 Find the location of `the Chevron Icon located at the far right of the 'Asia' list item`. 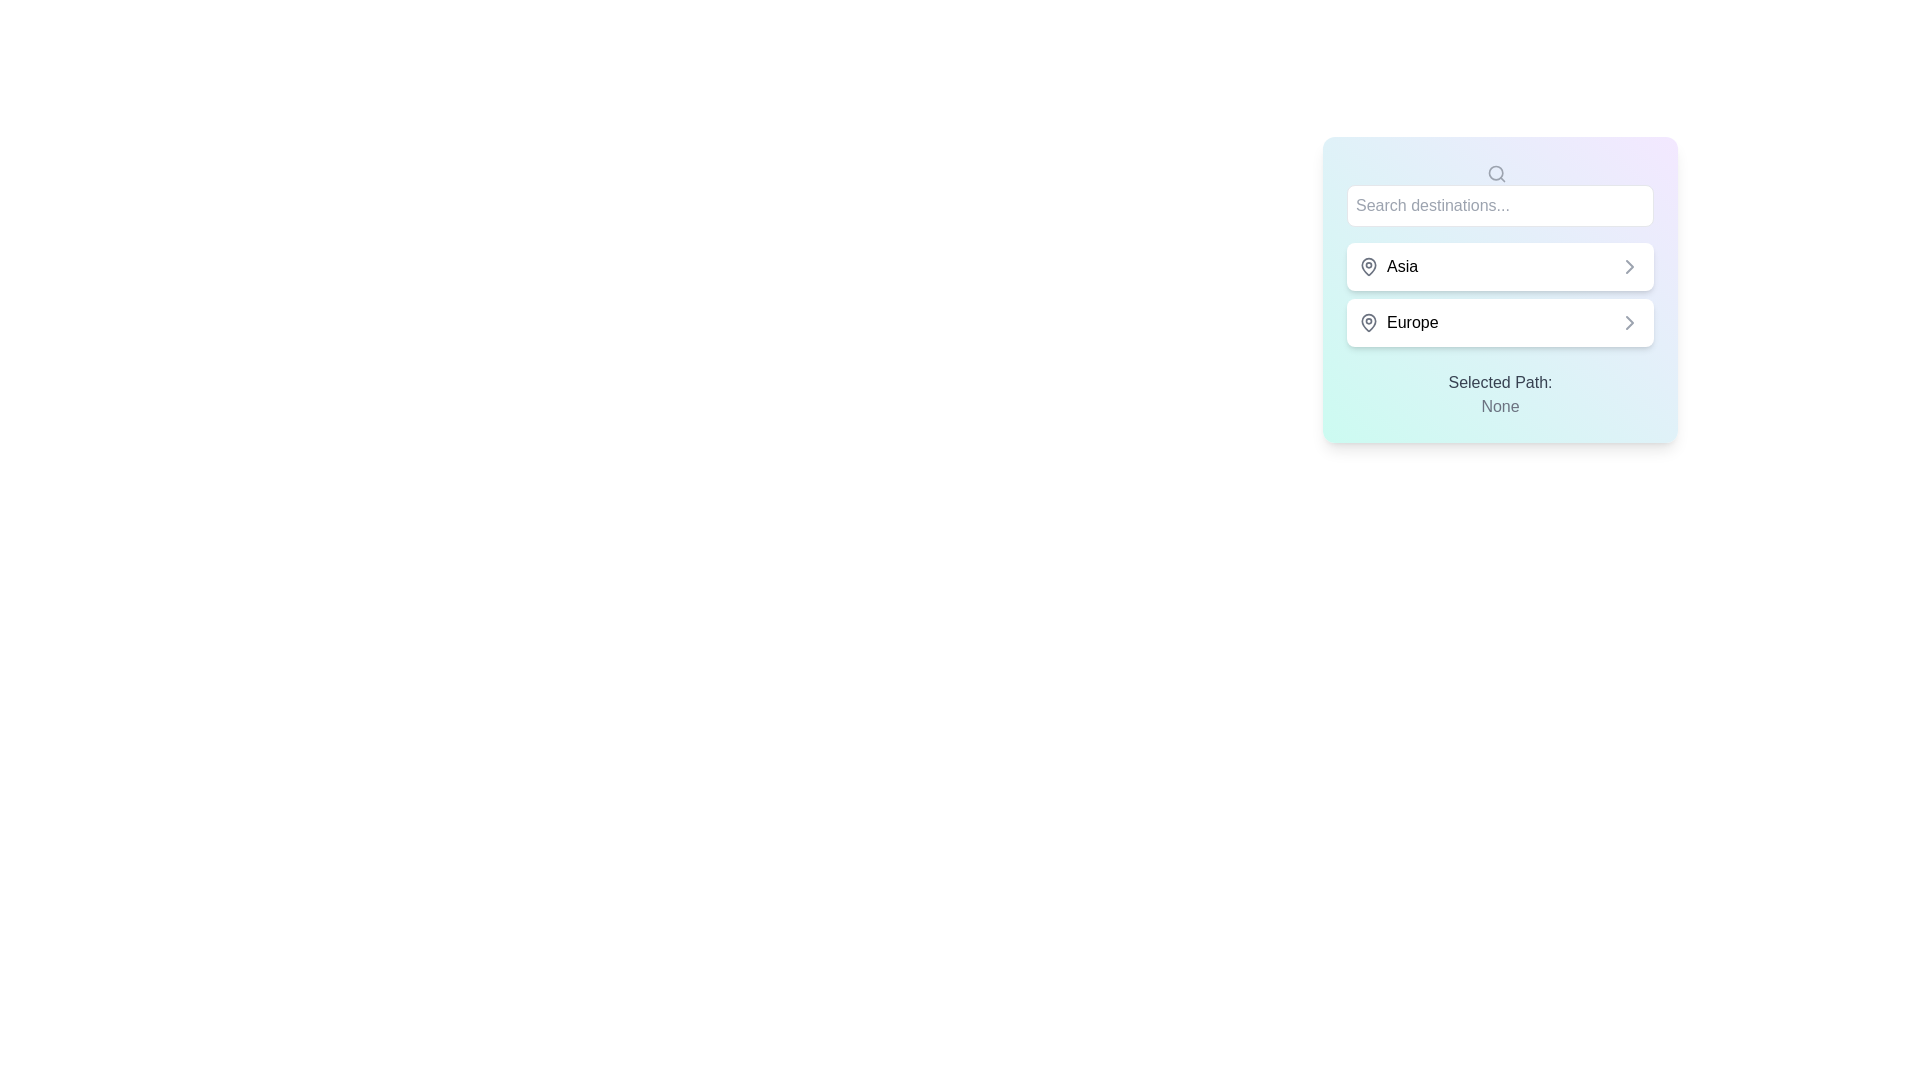

the Chevron Icon located at the far right of the 'Asia' list item is located at coordinates (1630, 265).